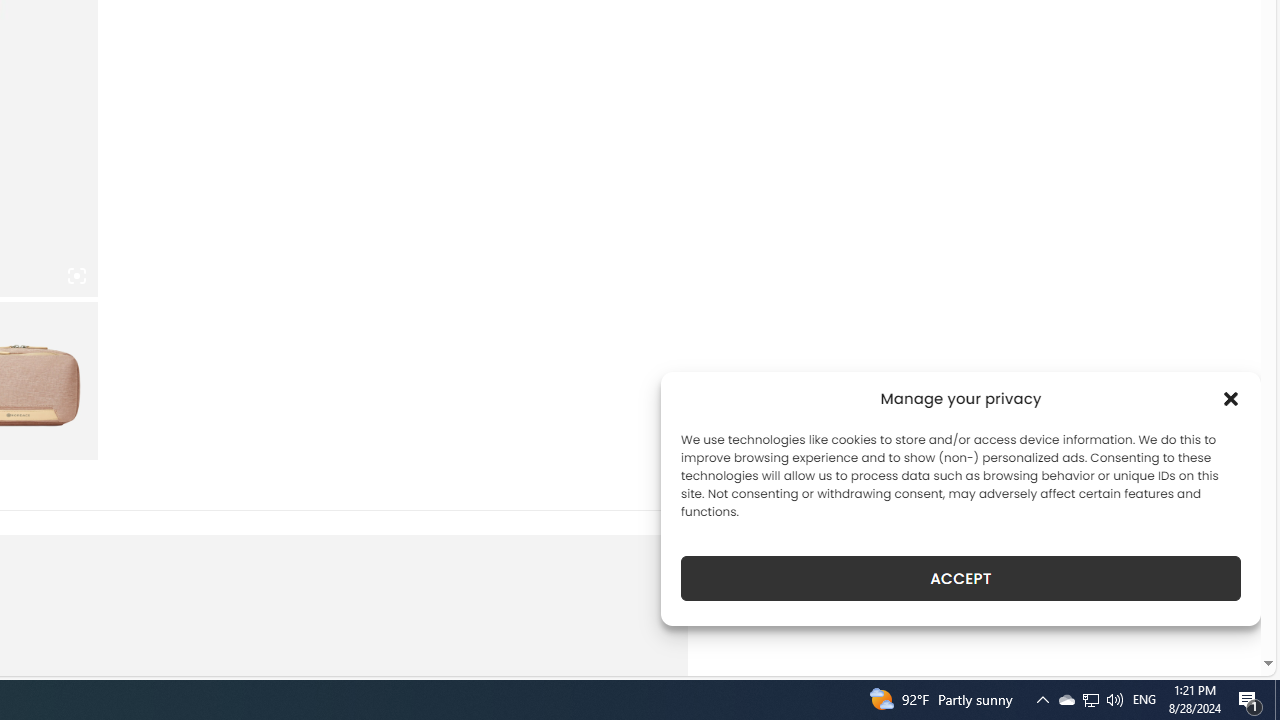  Describe the element at coordinates (76, 276) in the screenshot. I see `'Class: iconic-woothumbs-fullscreen'` at that location.